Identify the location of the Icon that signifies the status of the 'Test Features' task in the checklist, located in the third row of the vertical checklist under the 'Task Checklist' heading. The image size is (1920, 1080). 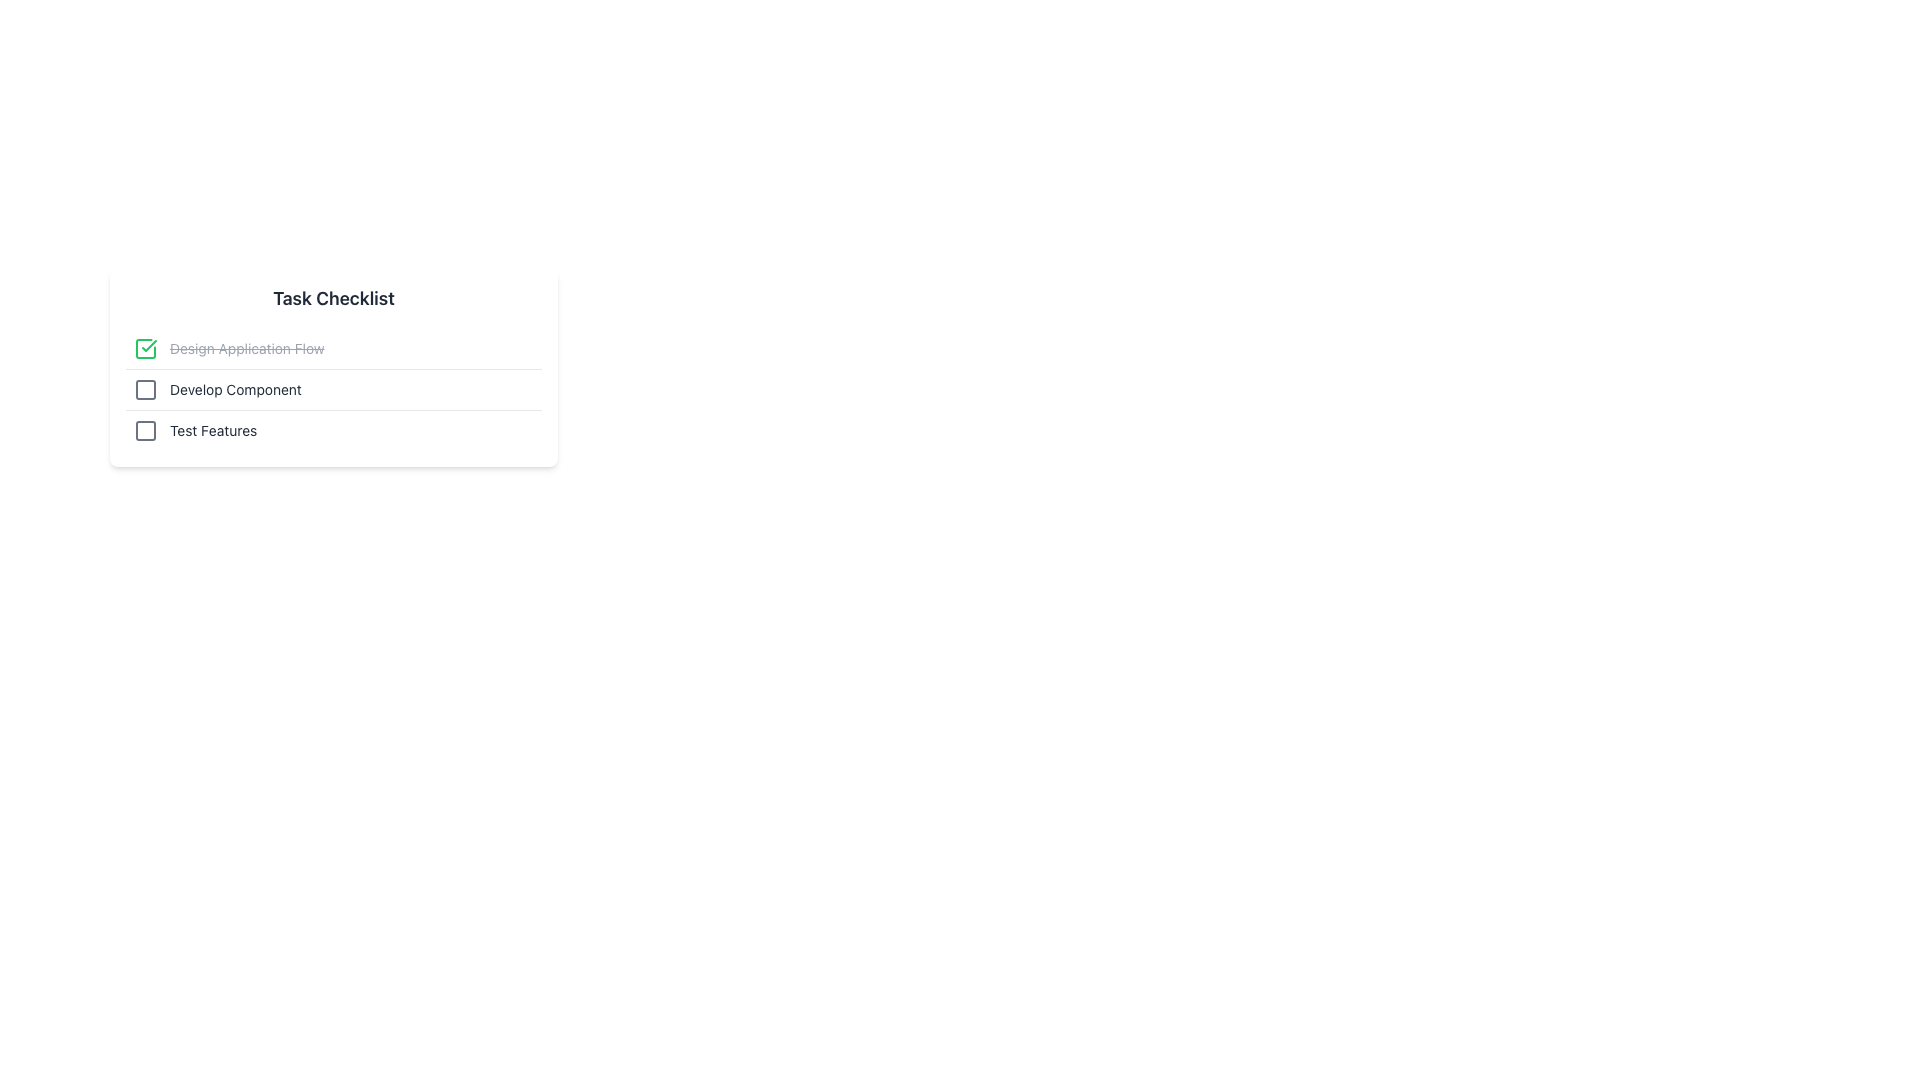
(144, 430).